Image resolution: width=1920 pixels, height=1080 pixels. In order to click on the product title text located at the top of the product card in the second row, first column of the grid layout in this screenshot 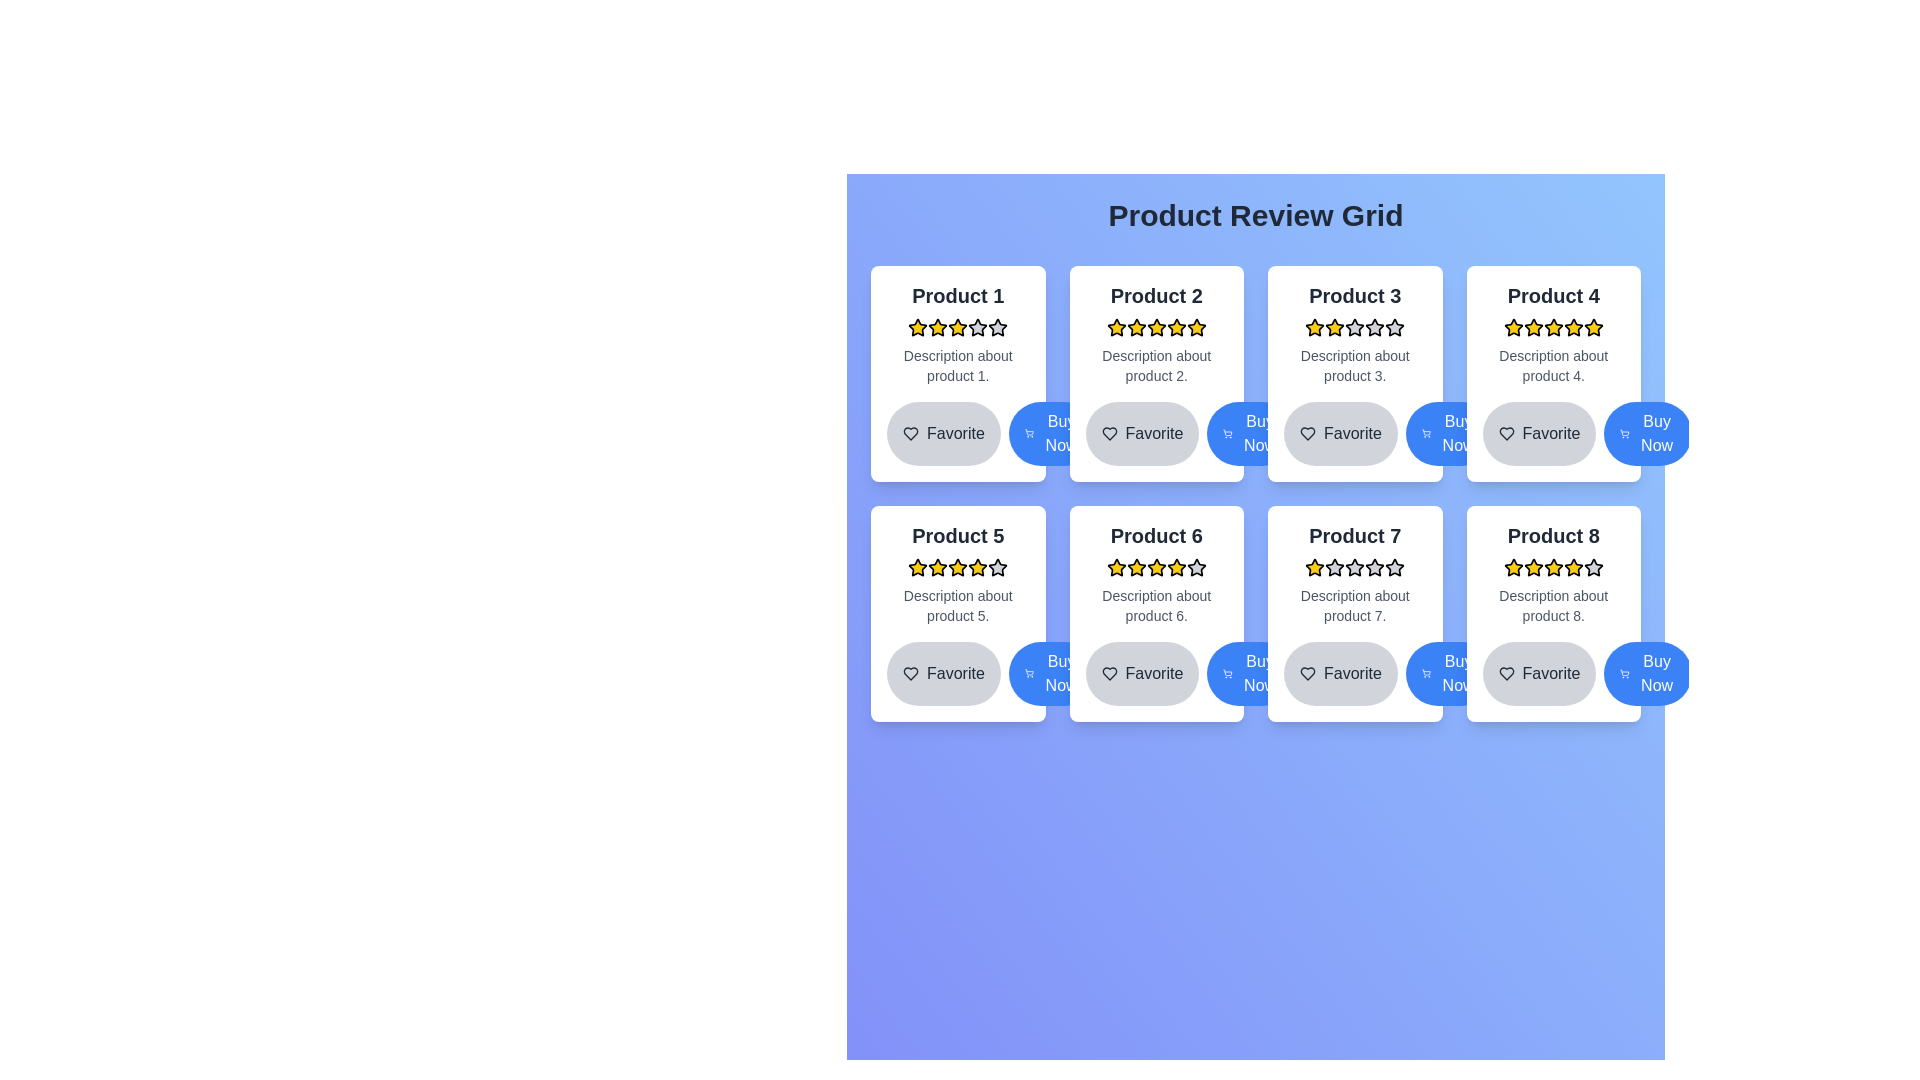, I will do `click(957, 535)`.